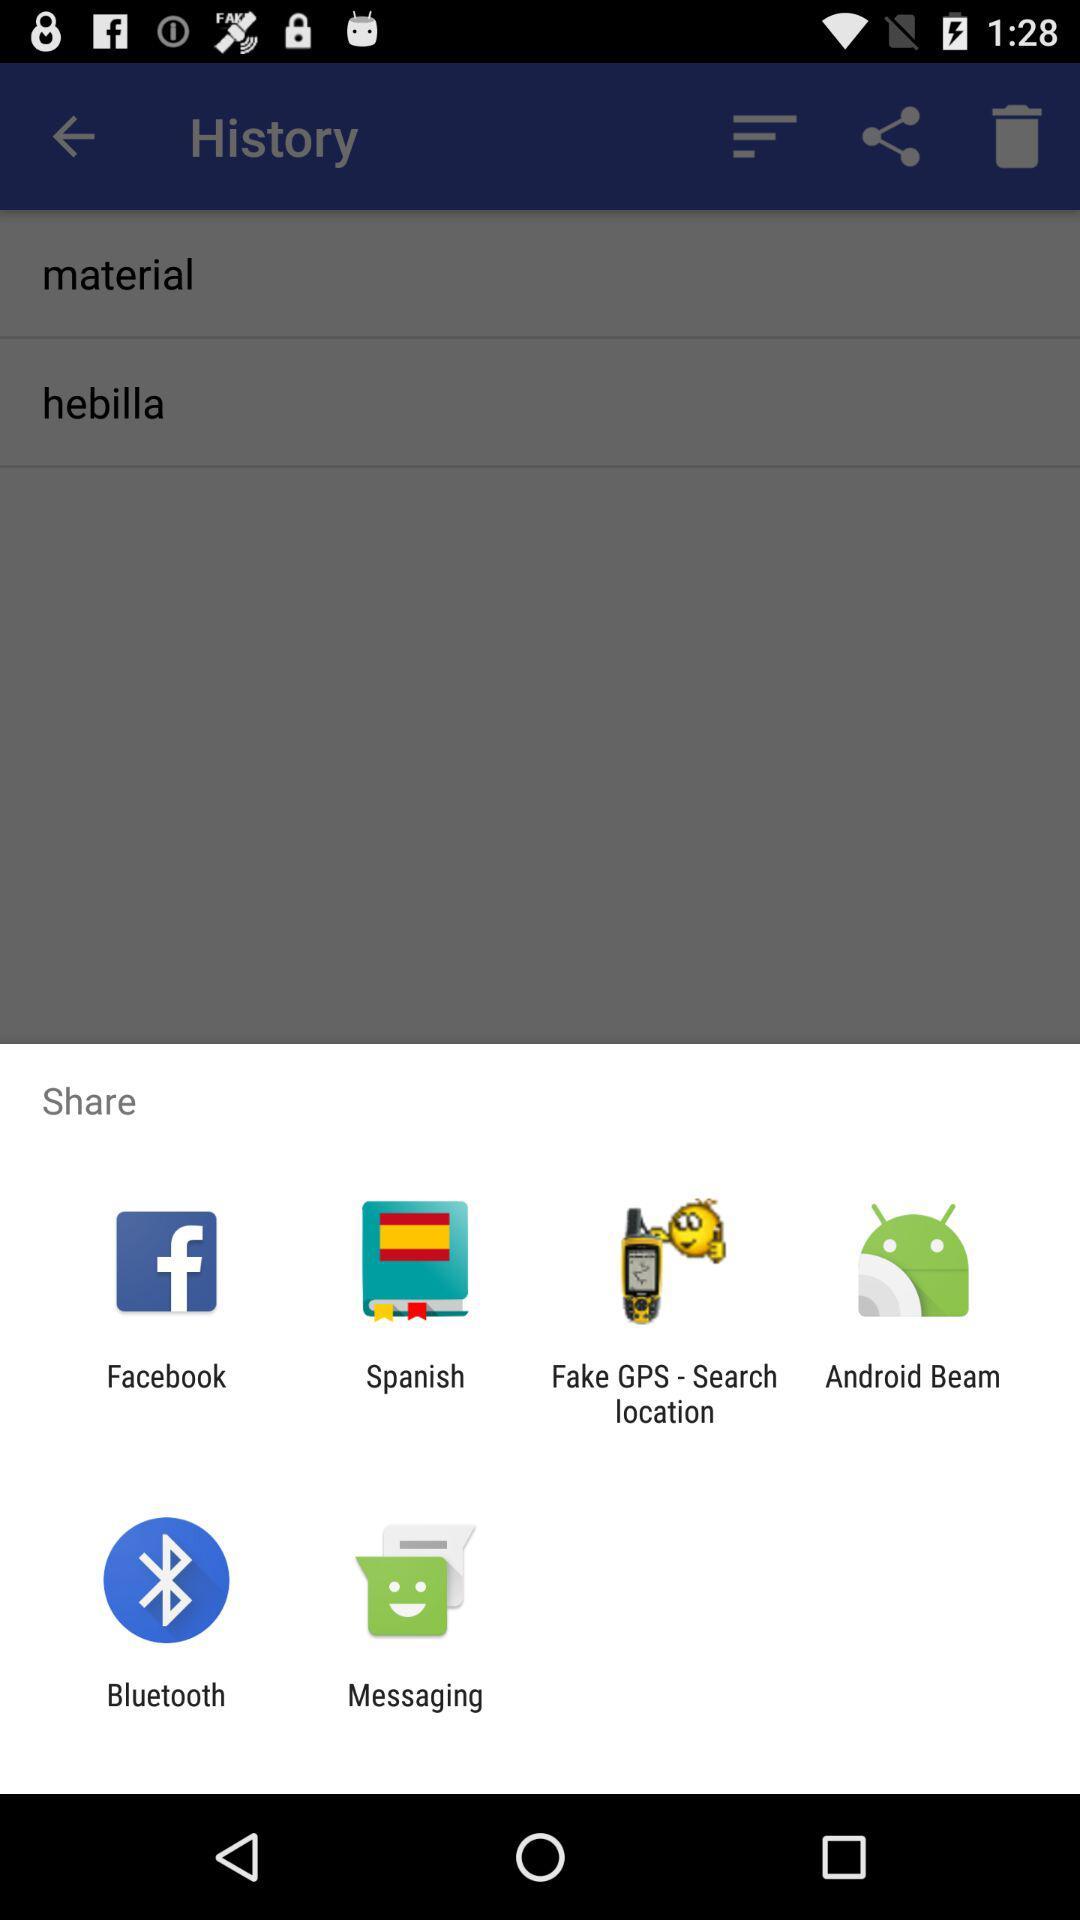 The width and height of the screenshot is (1080, 1920). Describe the element at coordinates (414, 1711) in the screenshot. I see `the messaging icon` at that location.